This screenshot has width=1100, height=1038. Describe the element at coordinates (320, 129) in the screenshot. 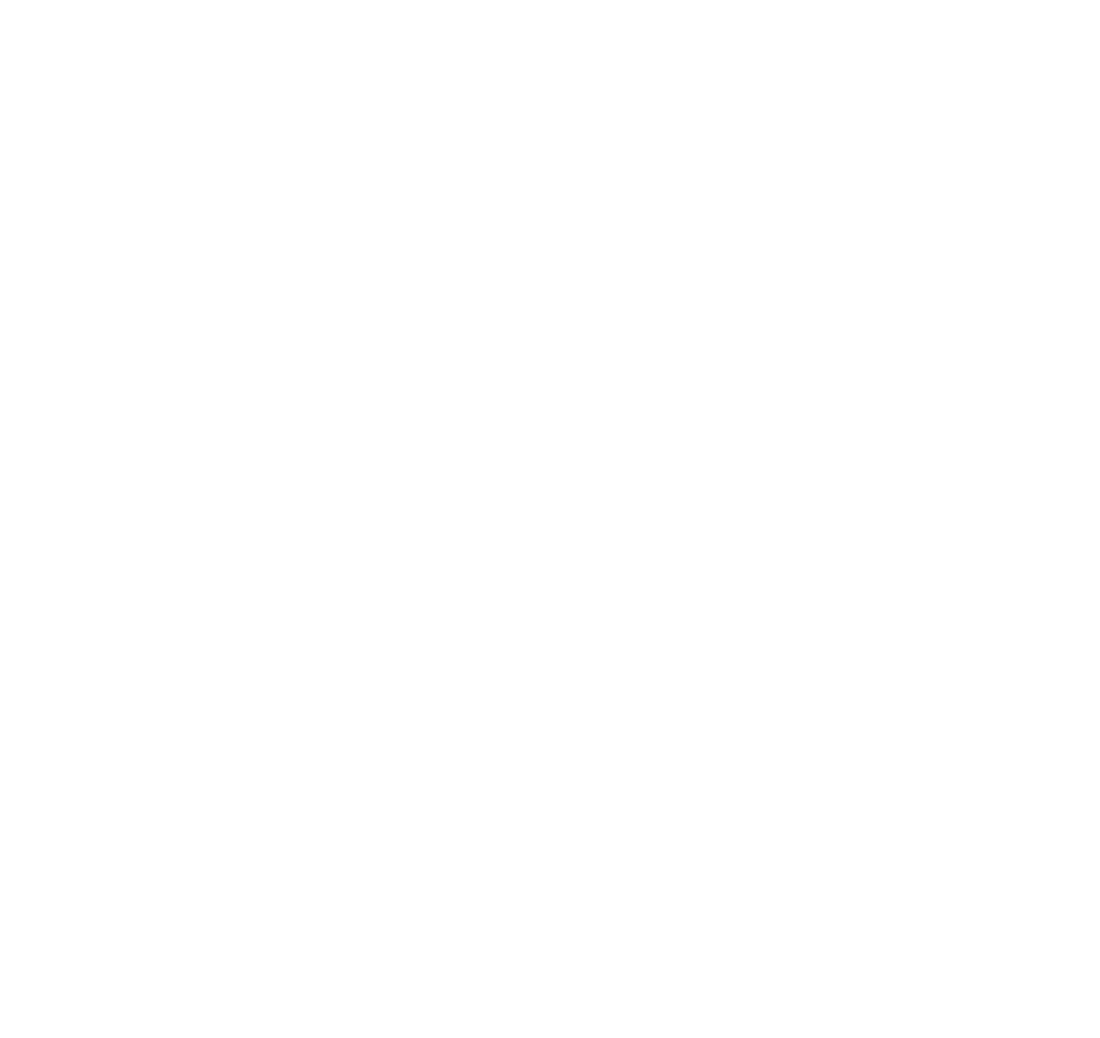

I see `'IOPSYS Software Solutions AB (IOPSYS) collects the following data:'` at that location.